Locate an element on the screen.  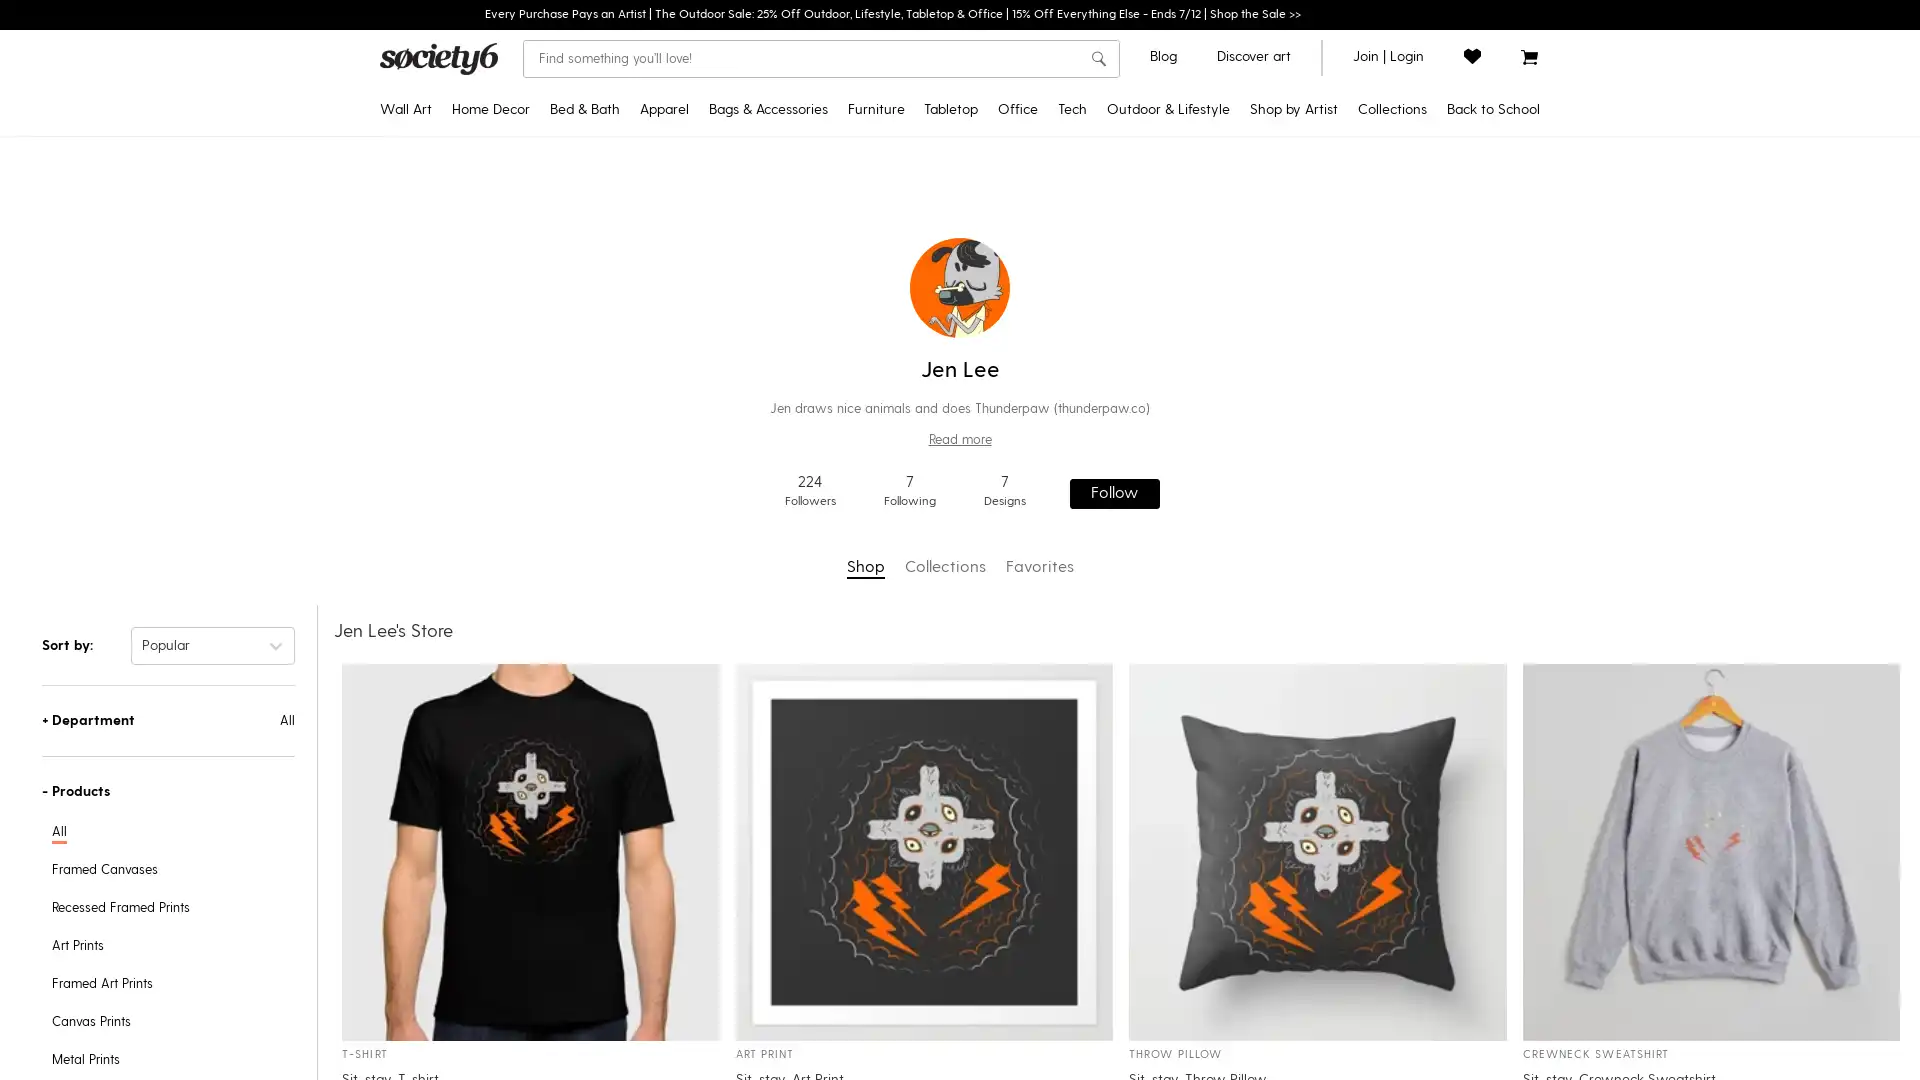
Tech is located at coordinates (1071, 110).